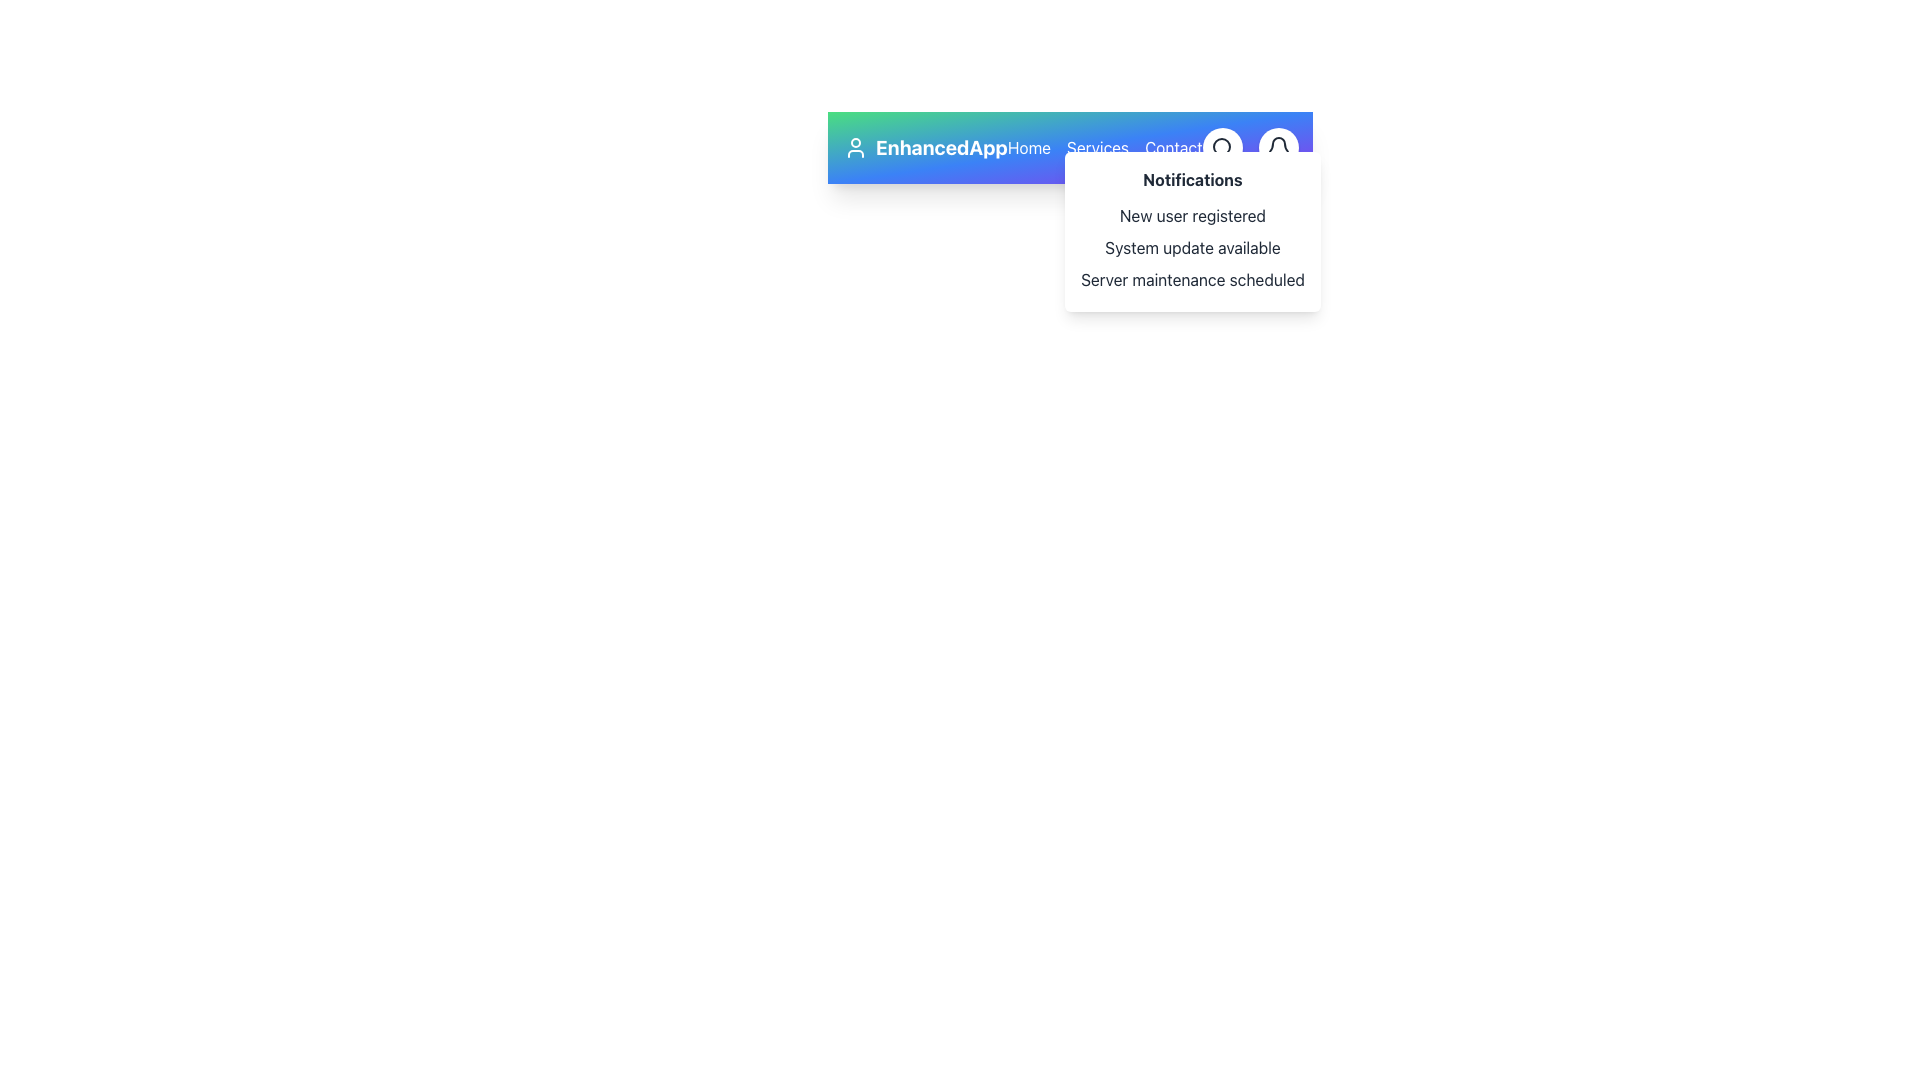 The height and width of the screenshot is (1080, 1920). I want to click on the text item displaying 'System update available', which is the second notification entry in the dropdown 'Notifications' list, so click(1193, 246).